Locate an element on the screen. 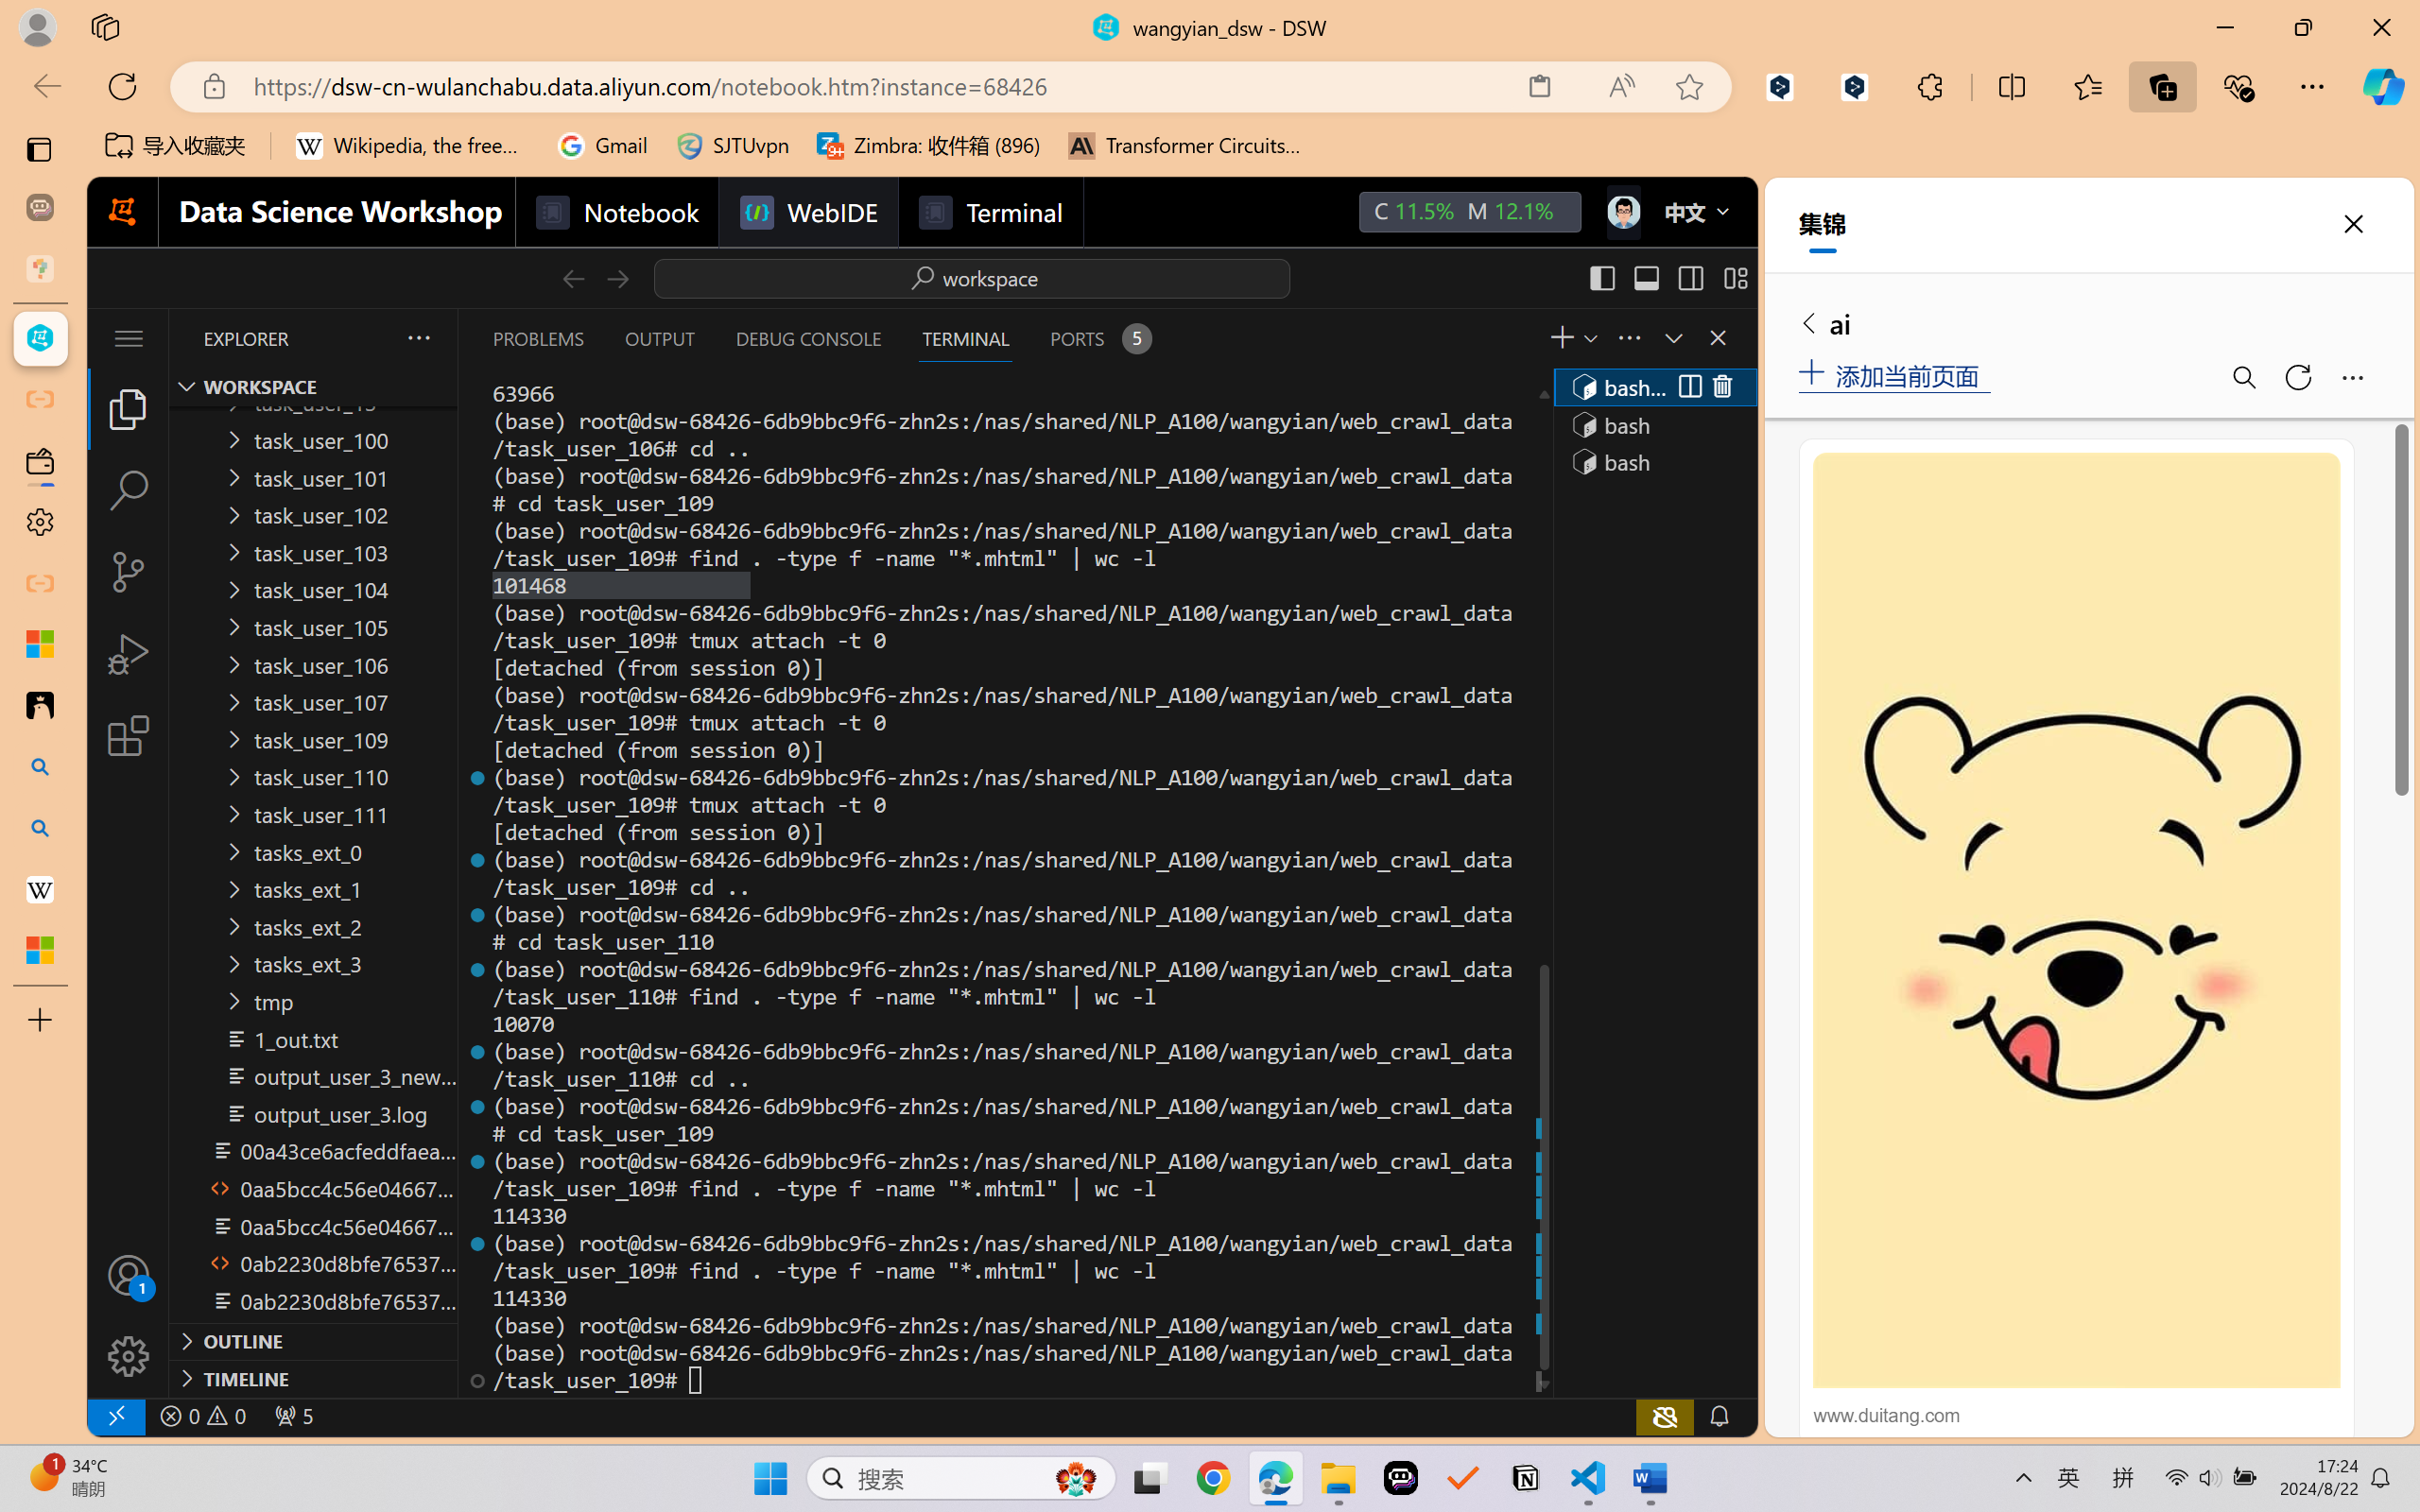 The image size is (2420, 1512). 'Manage' is located at coordinates (127, 1314).